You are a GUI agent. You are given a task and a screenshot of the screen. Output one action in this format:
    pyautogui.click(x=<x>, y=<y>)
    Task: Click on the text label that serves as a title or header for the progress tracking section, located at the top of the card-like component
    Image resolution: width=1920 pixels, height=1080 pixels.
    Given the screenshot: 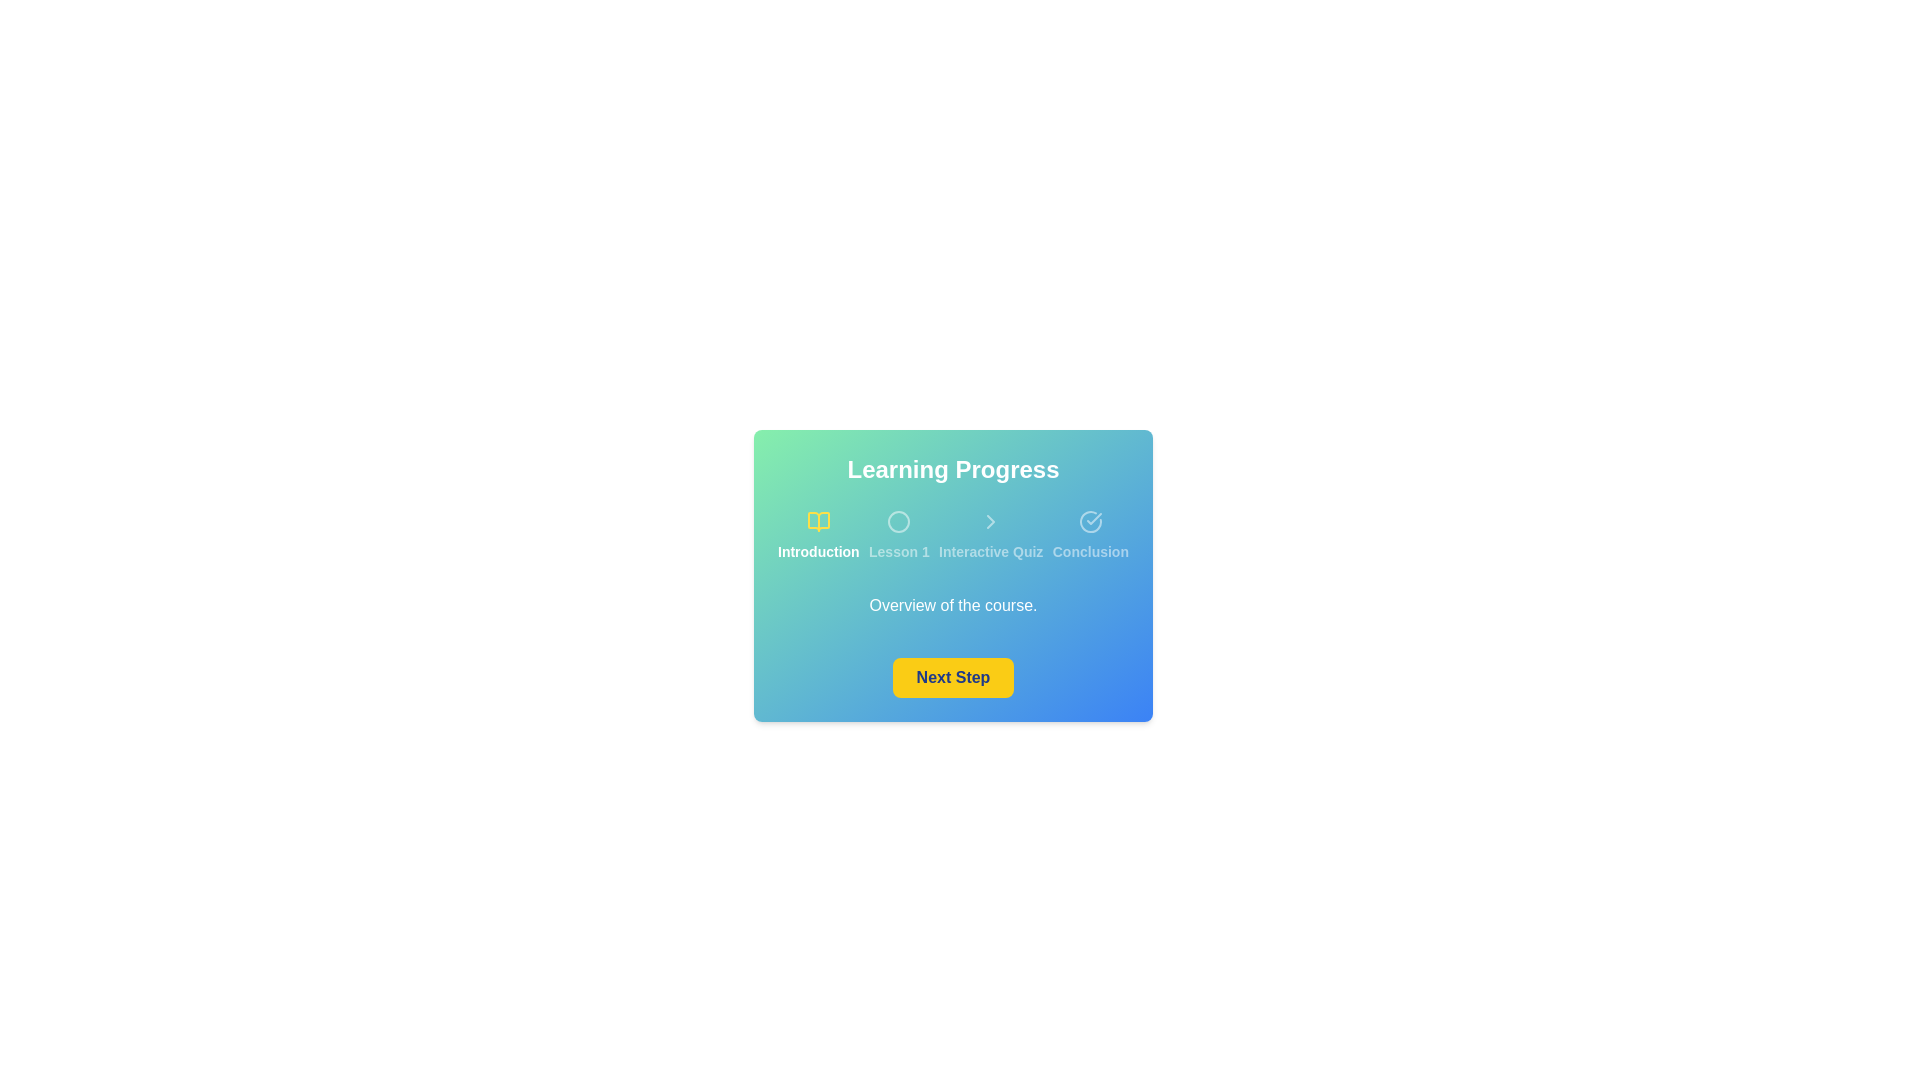 What is the action you would take?
    pyautogui.click(x=952, y=470)
    